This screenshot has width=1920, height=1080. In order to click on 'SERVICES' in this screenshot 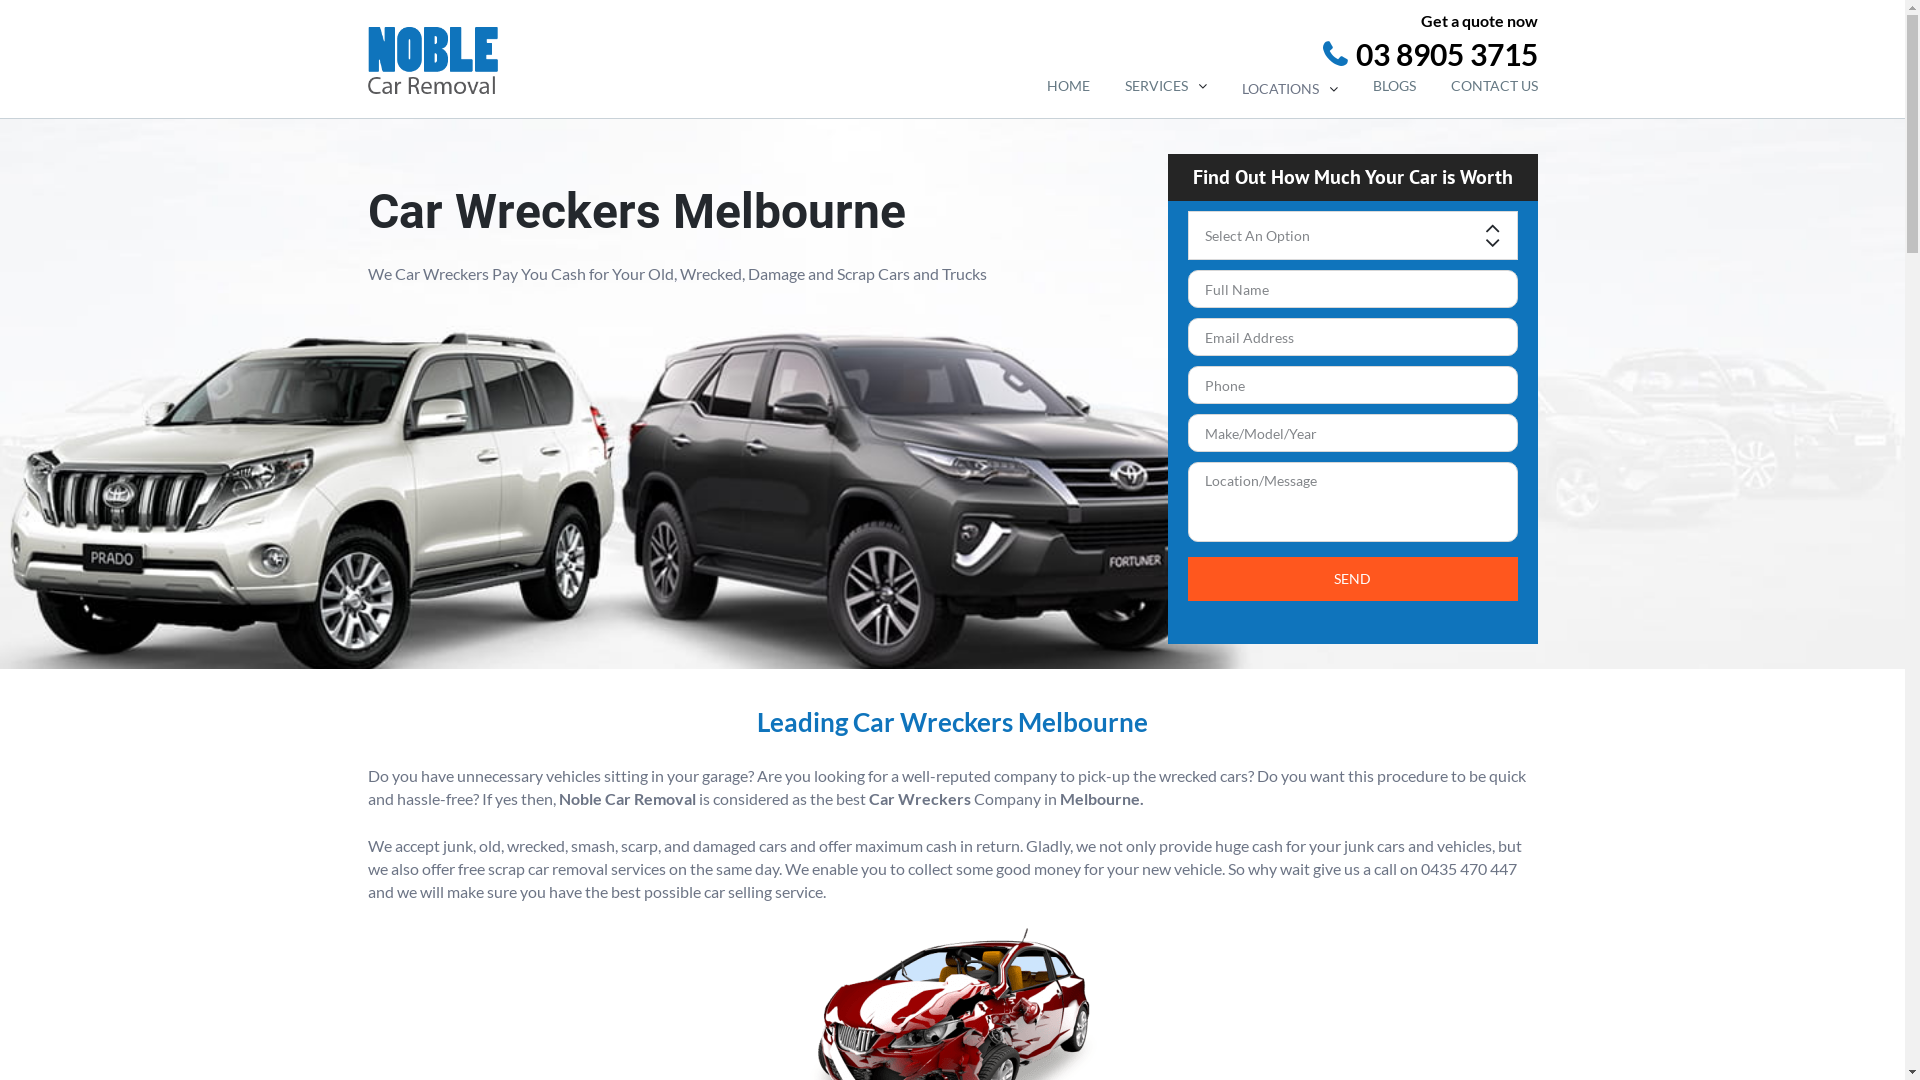, I will do `click(1165, 84)`.